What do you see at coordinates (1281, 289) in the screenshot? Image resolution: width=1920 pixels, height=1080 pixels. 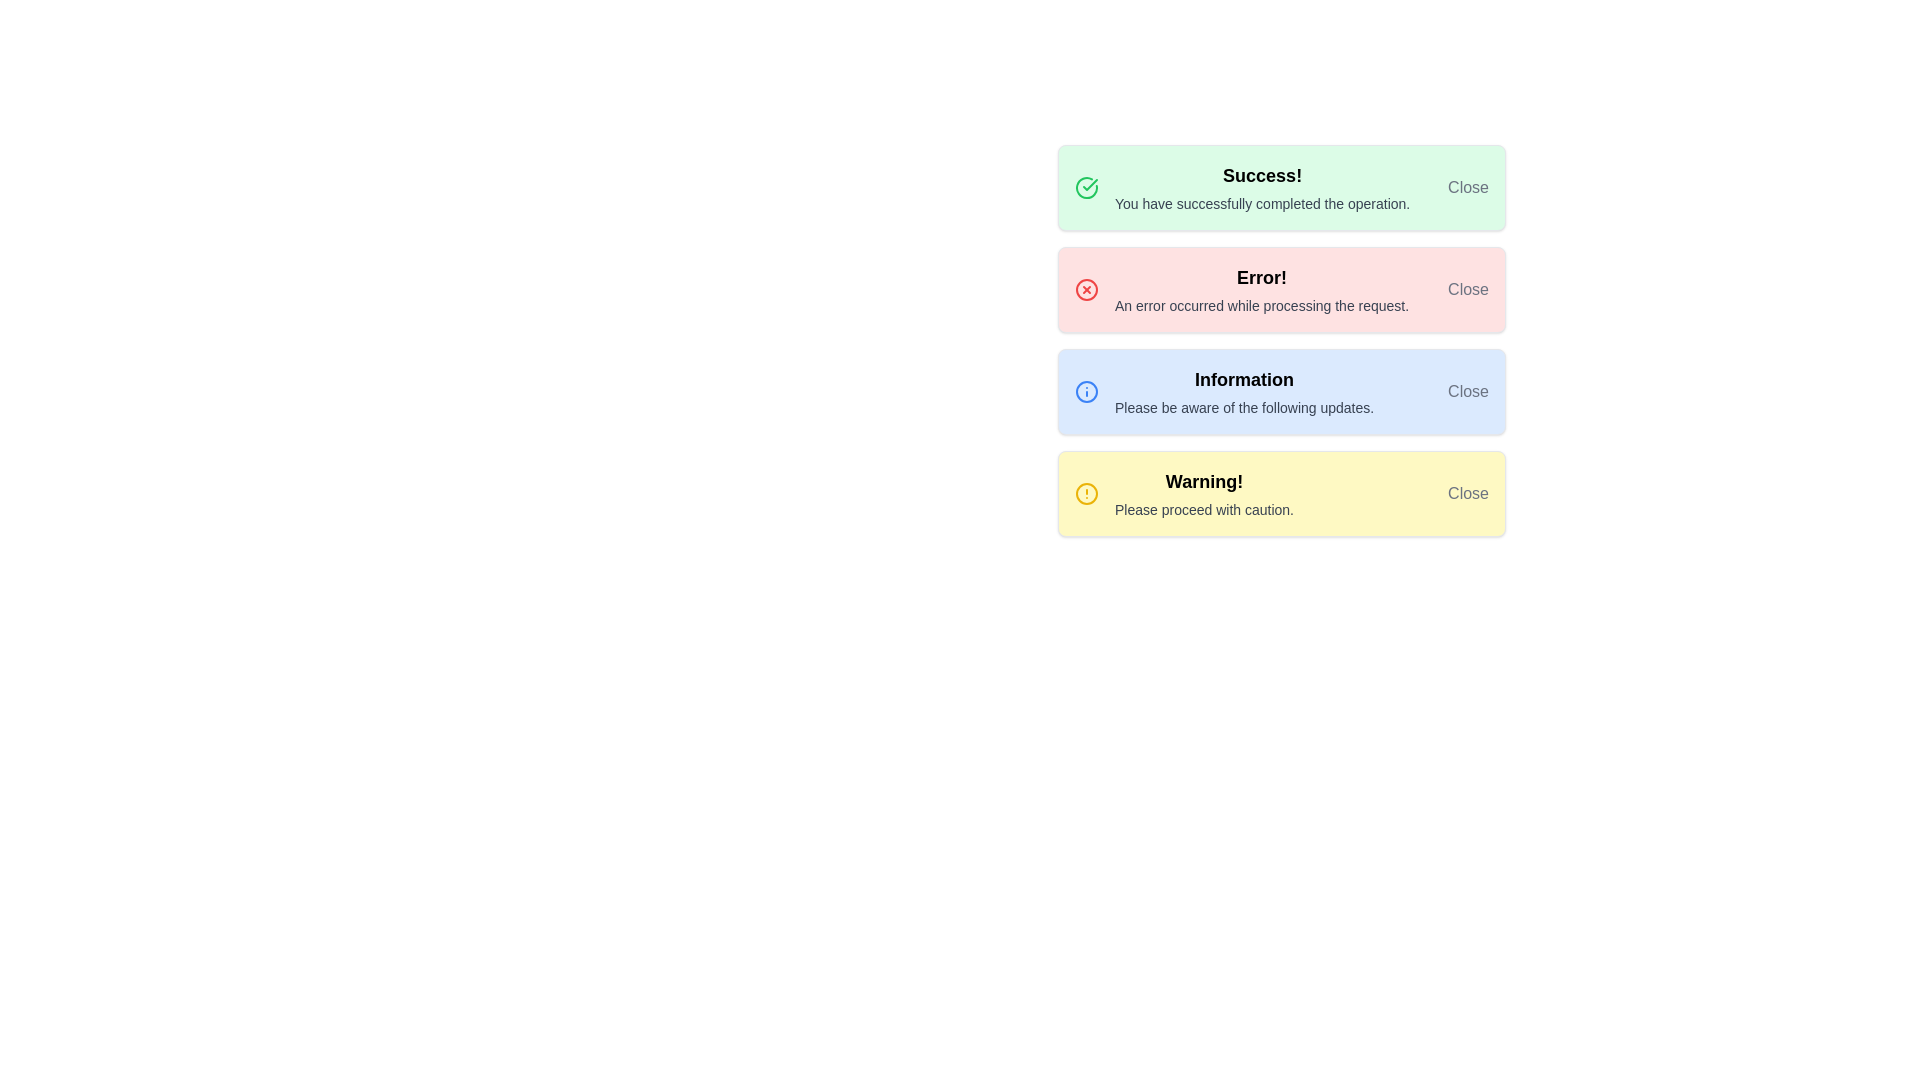 I see `error message from the notification box with a light red background, bold 'Error!' text, and a 'Close' link` at bounding box center [1281, 289].